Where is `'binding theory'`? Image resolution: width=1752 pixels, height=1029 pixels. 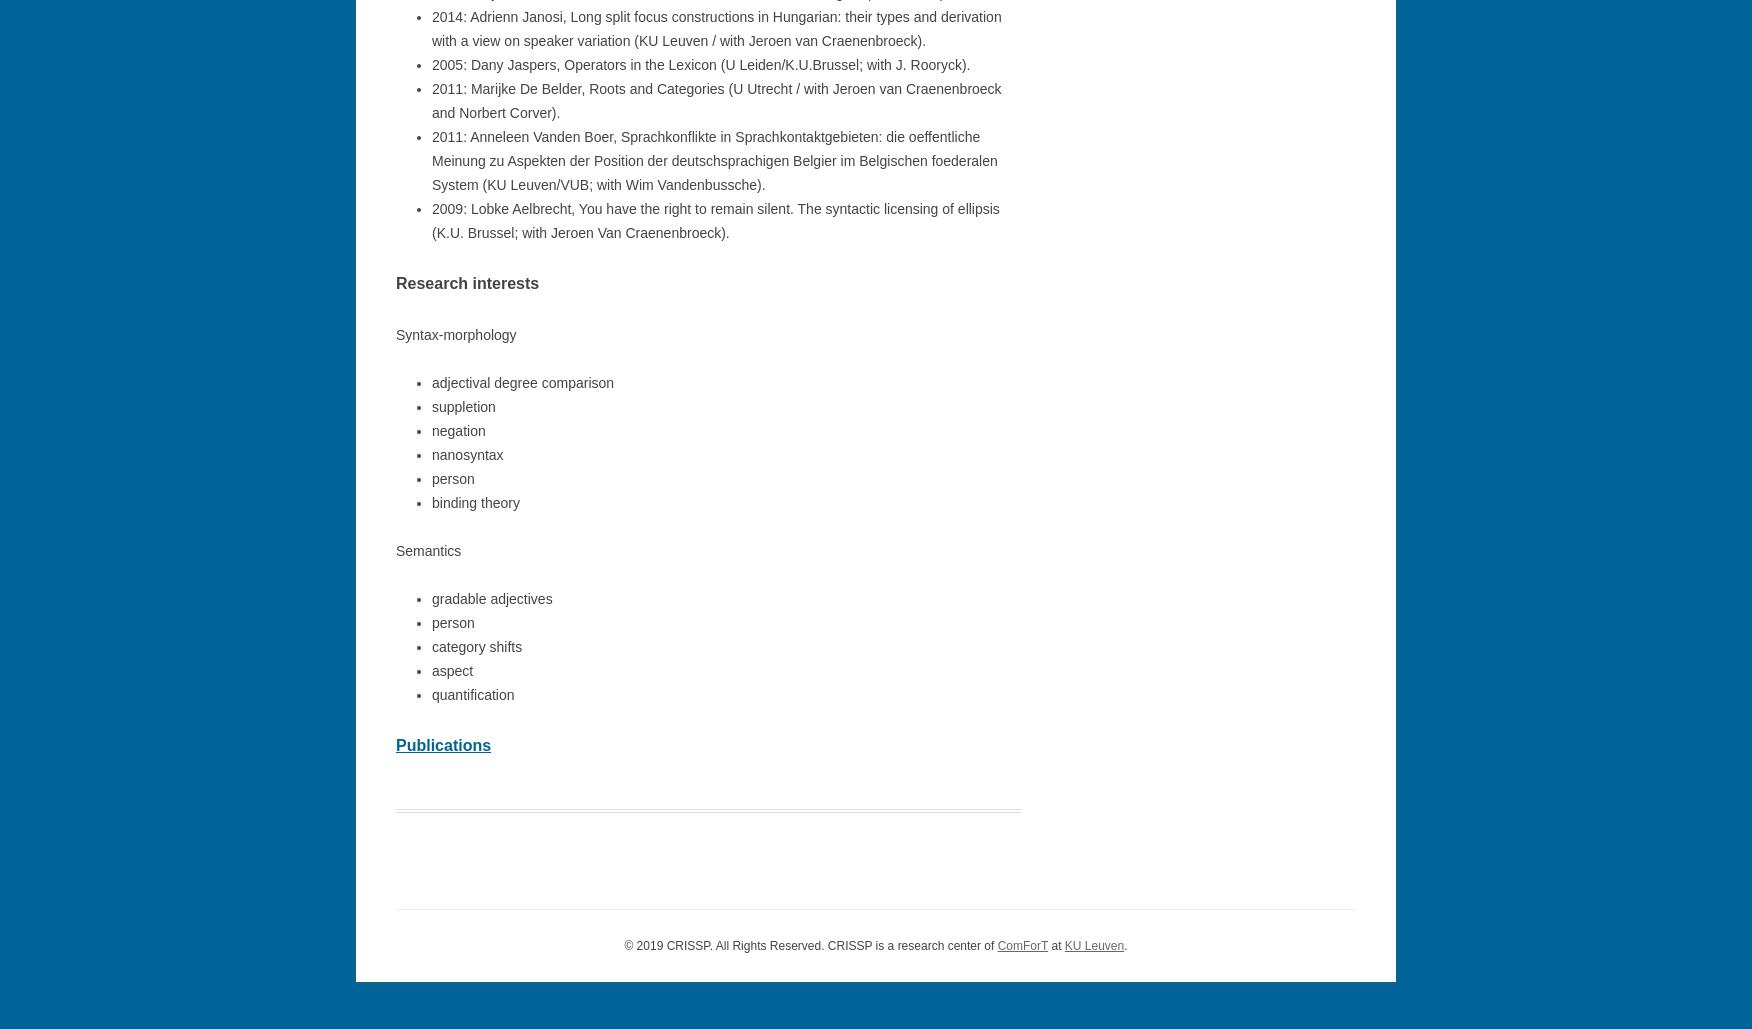
'binding theory' is located at coordinates (475, 502).